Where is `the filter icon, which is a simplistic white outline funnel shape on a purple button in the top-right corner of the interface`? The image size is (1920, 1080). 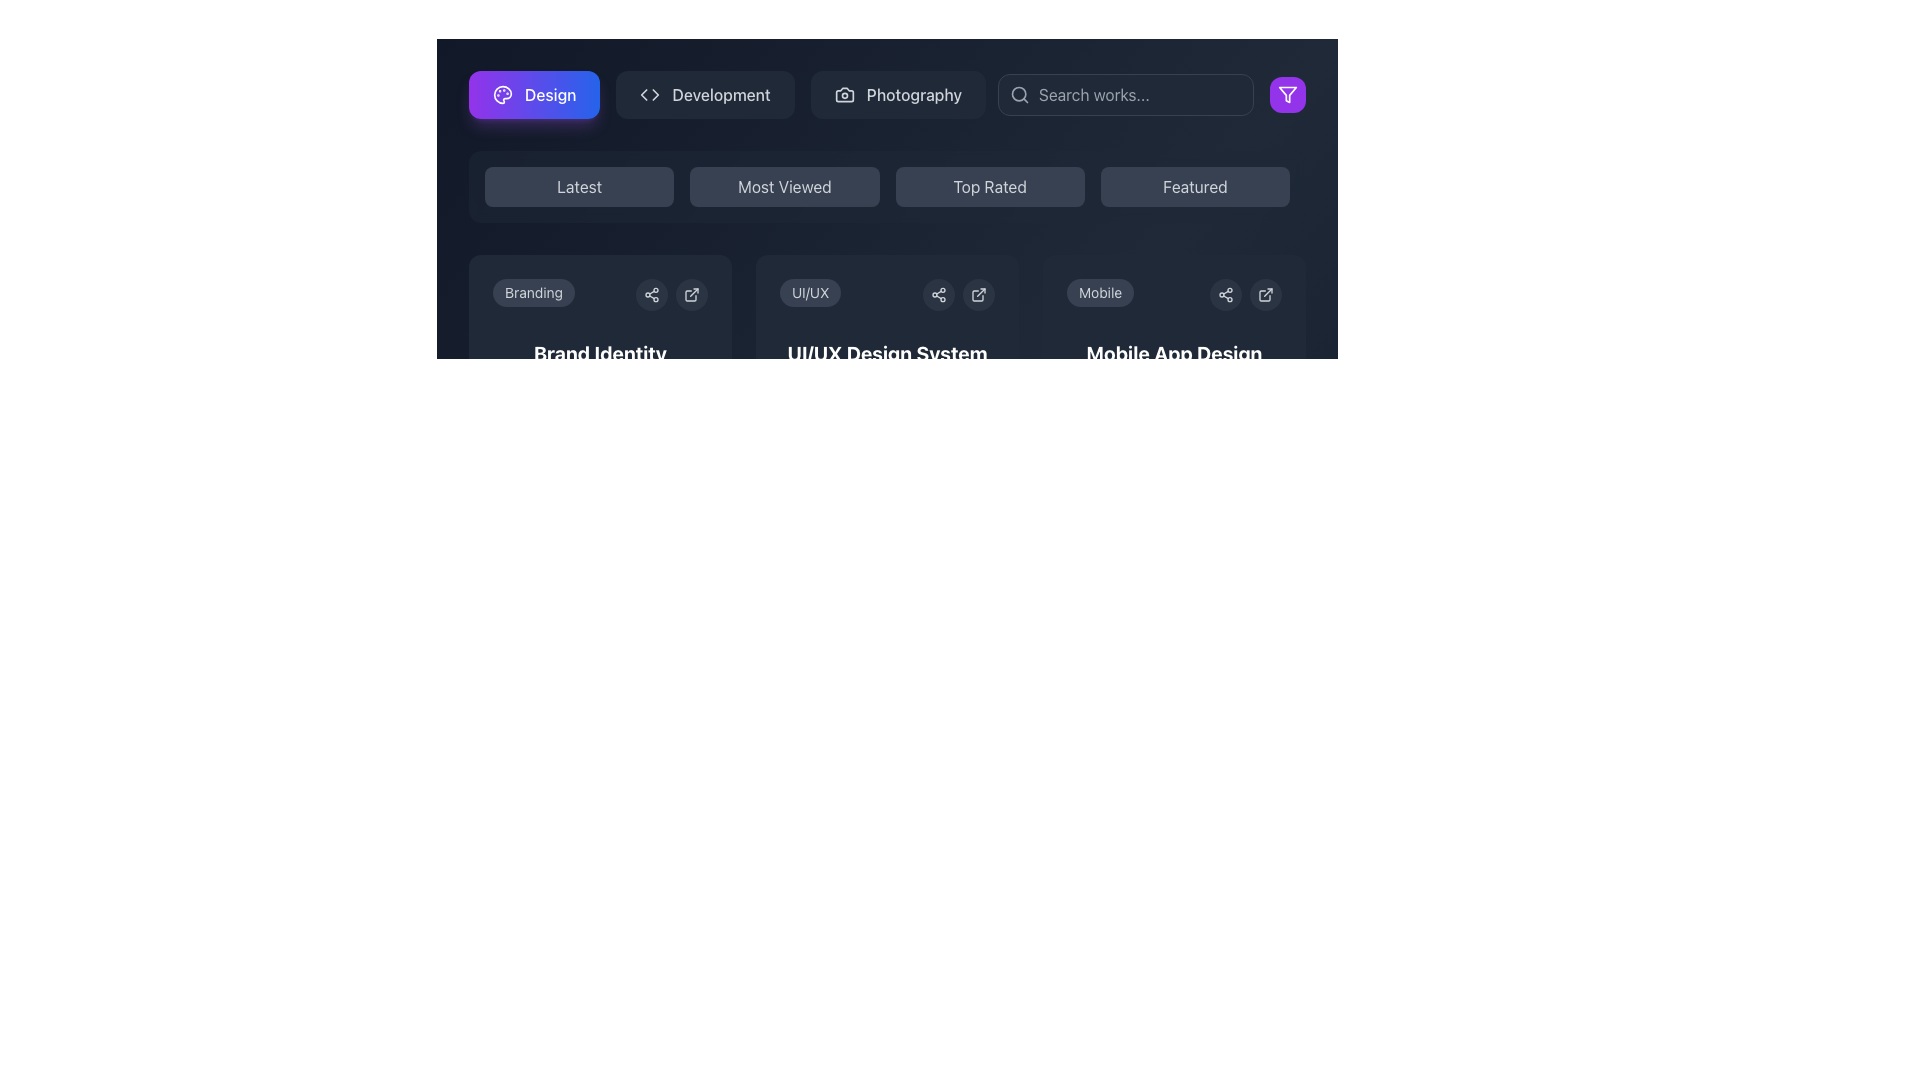 the filter icon, which is a simplistic white outline funnel shape on a purple button in the top-right corner of the interface is located at coordinates (1287, 95).